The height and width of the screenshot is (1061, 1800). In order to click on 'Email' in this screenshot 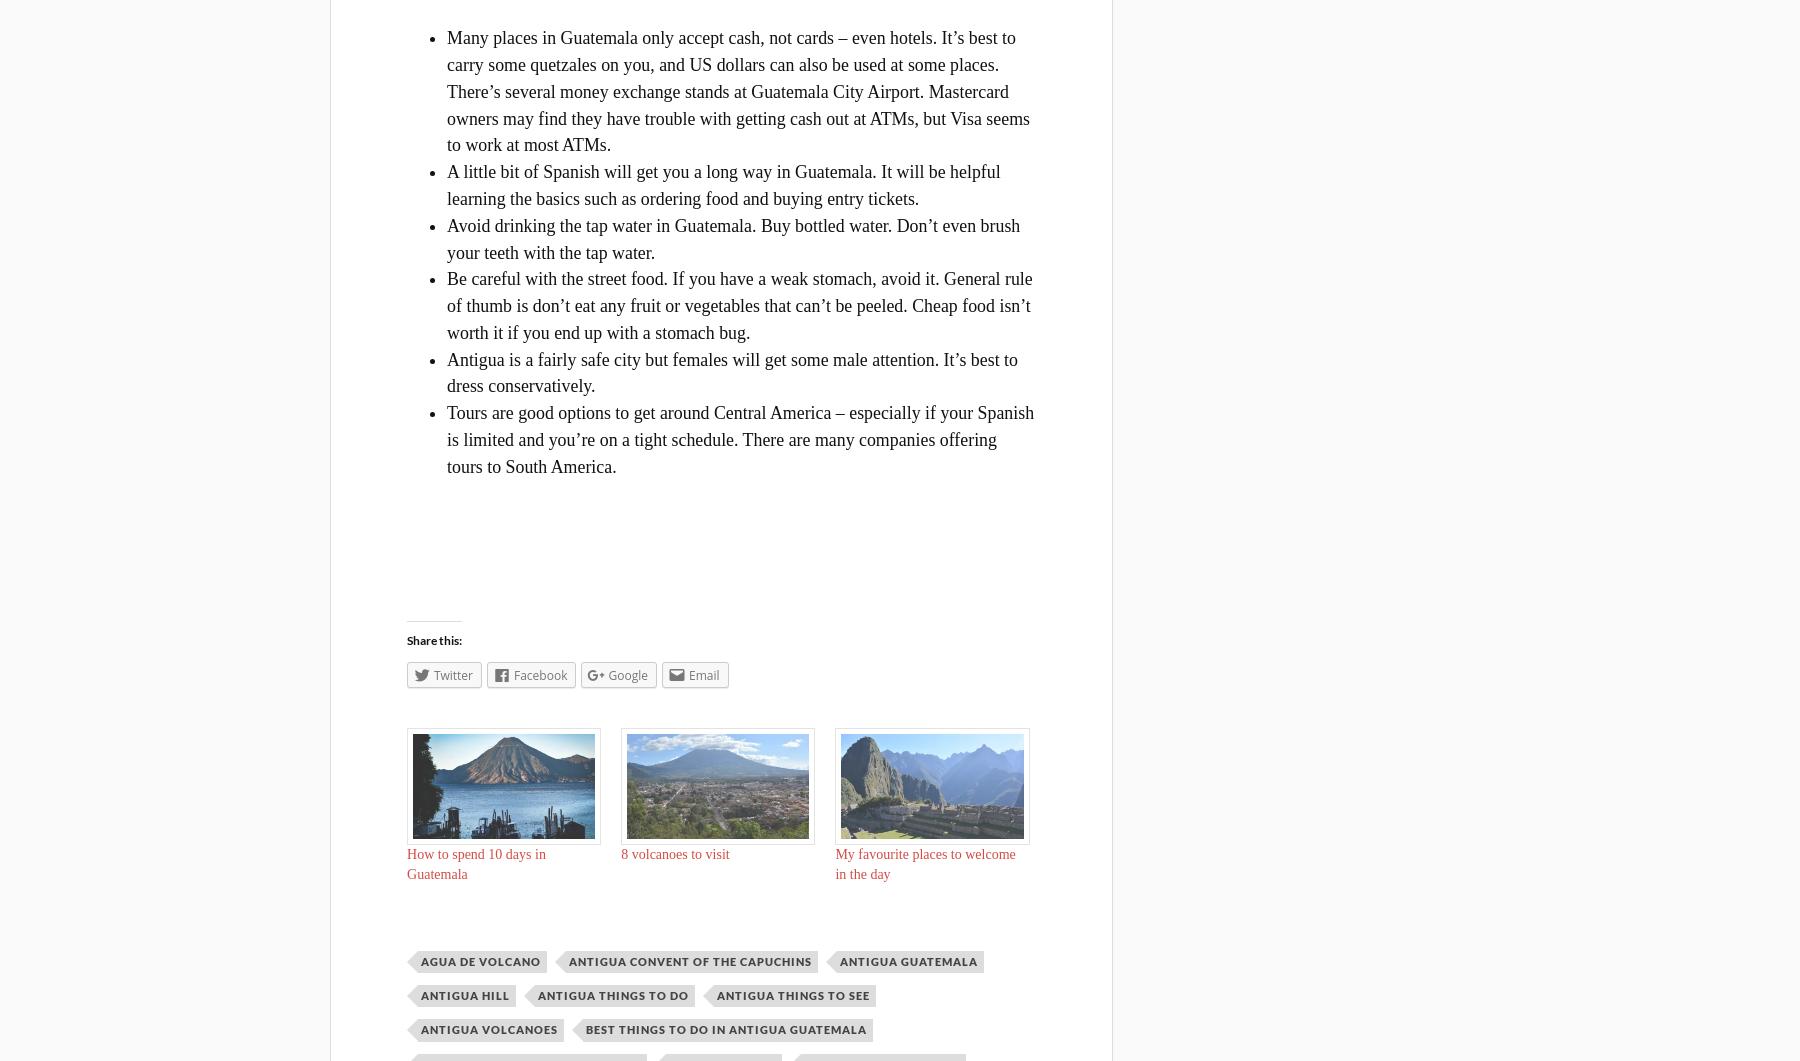, I will do `click(702, 673)`.